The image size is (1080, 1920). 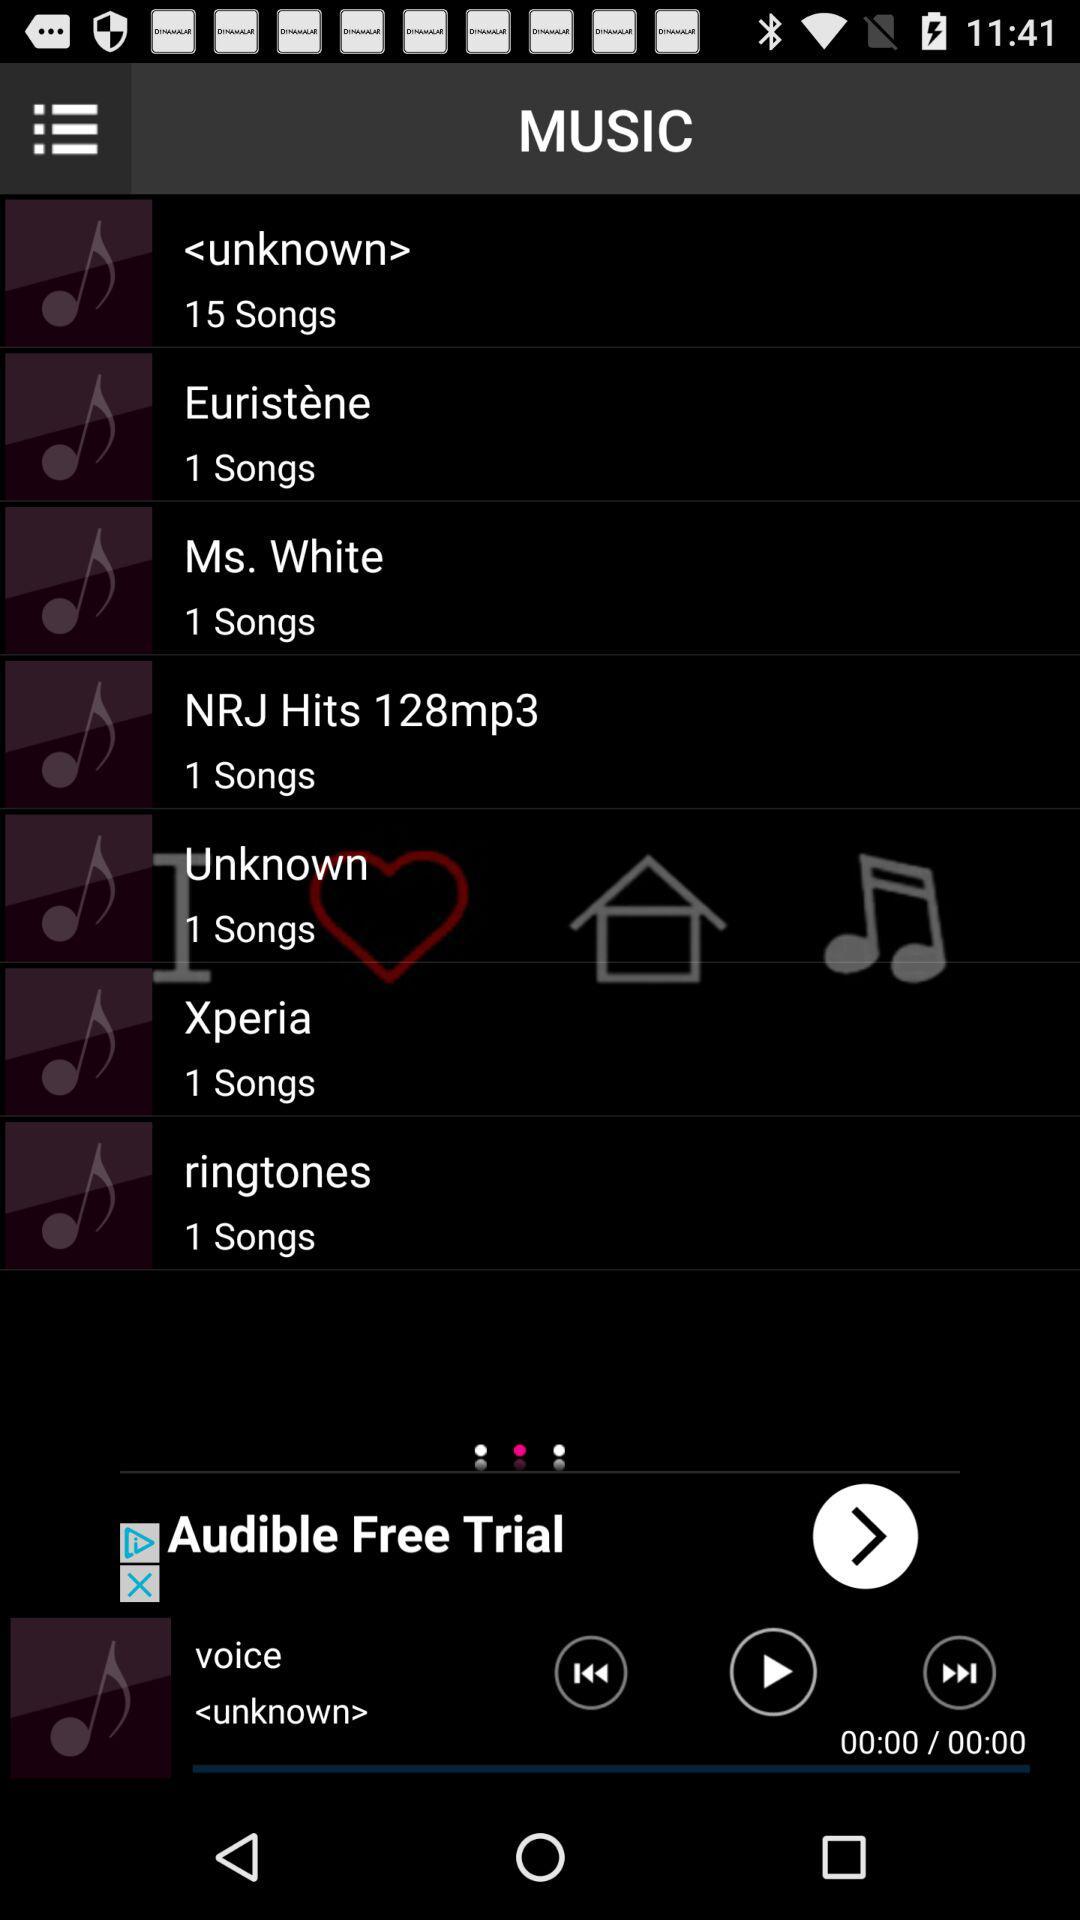 What do you see at coordinates (90, 1697) in the screenshot?
I see `enlarge album art` at bounding box center [90, 1697].